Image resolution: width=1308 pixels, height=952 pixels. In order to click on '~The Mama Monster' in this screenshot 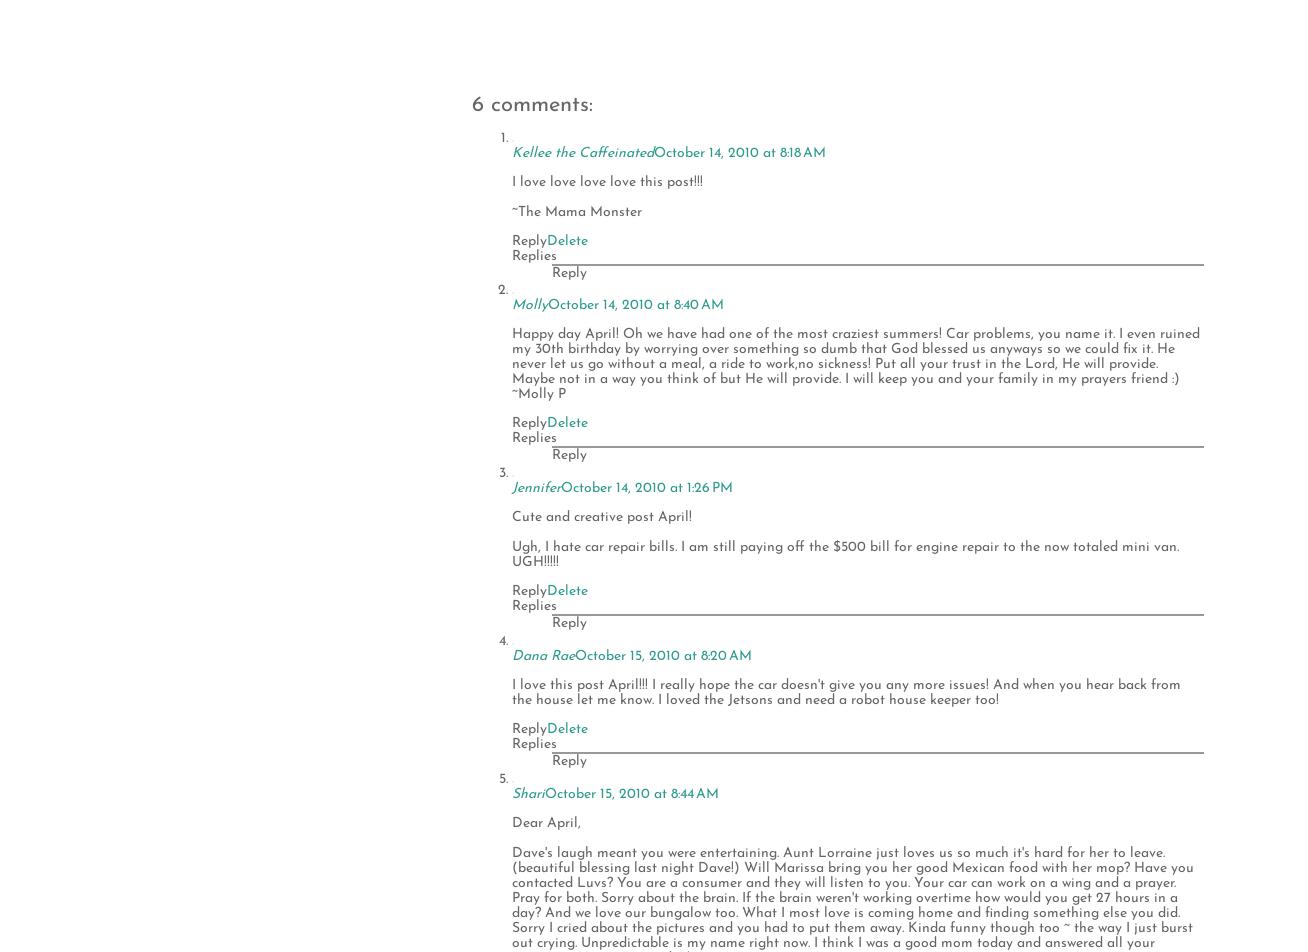, I will do `click(575, 211)`.